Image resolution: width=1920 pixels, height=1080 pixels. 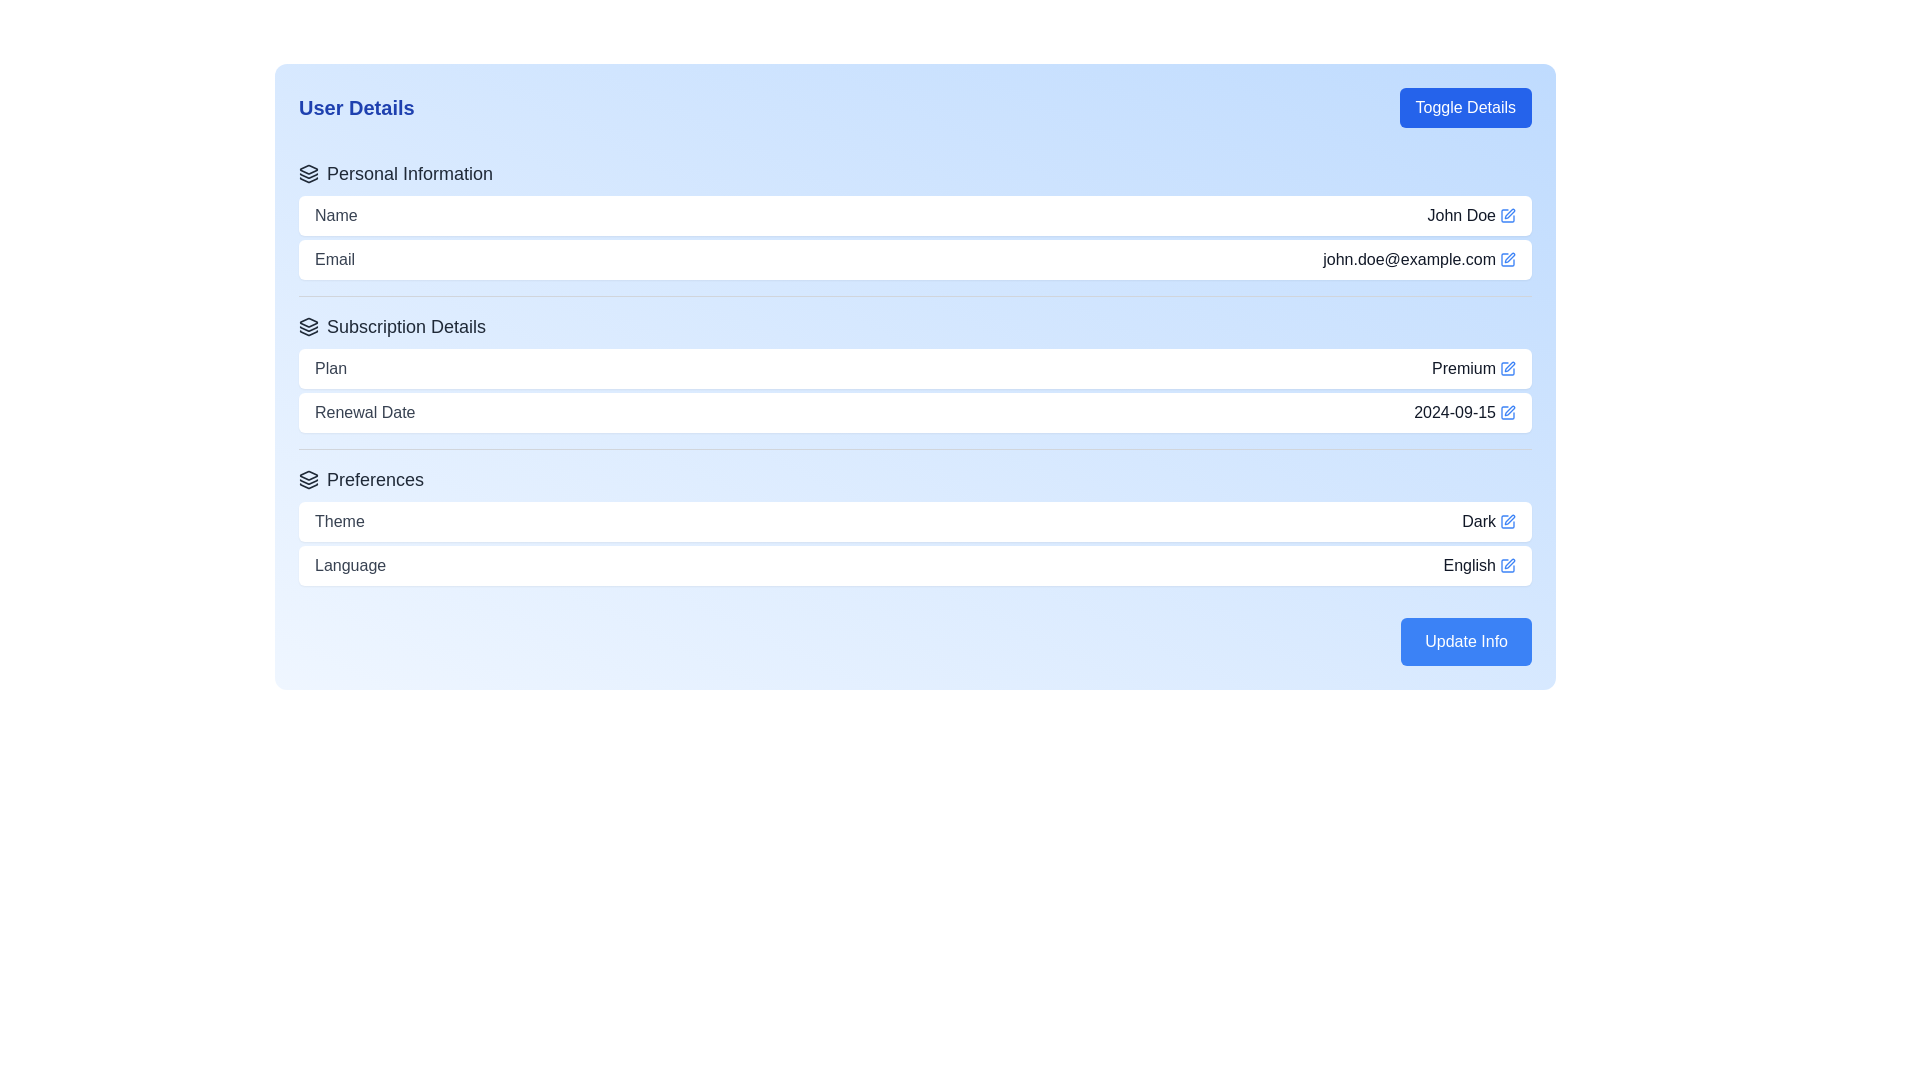 What do you see at coordinates (1471, 216) in the screenshot?
I see `the blue edit icon next to the text 'John Doe'` at bounding box center [1471, 216].